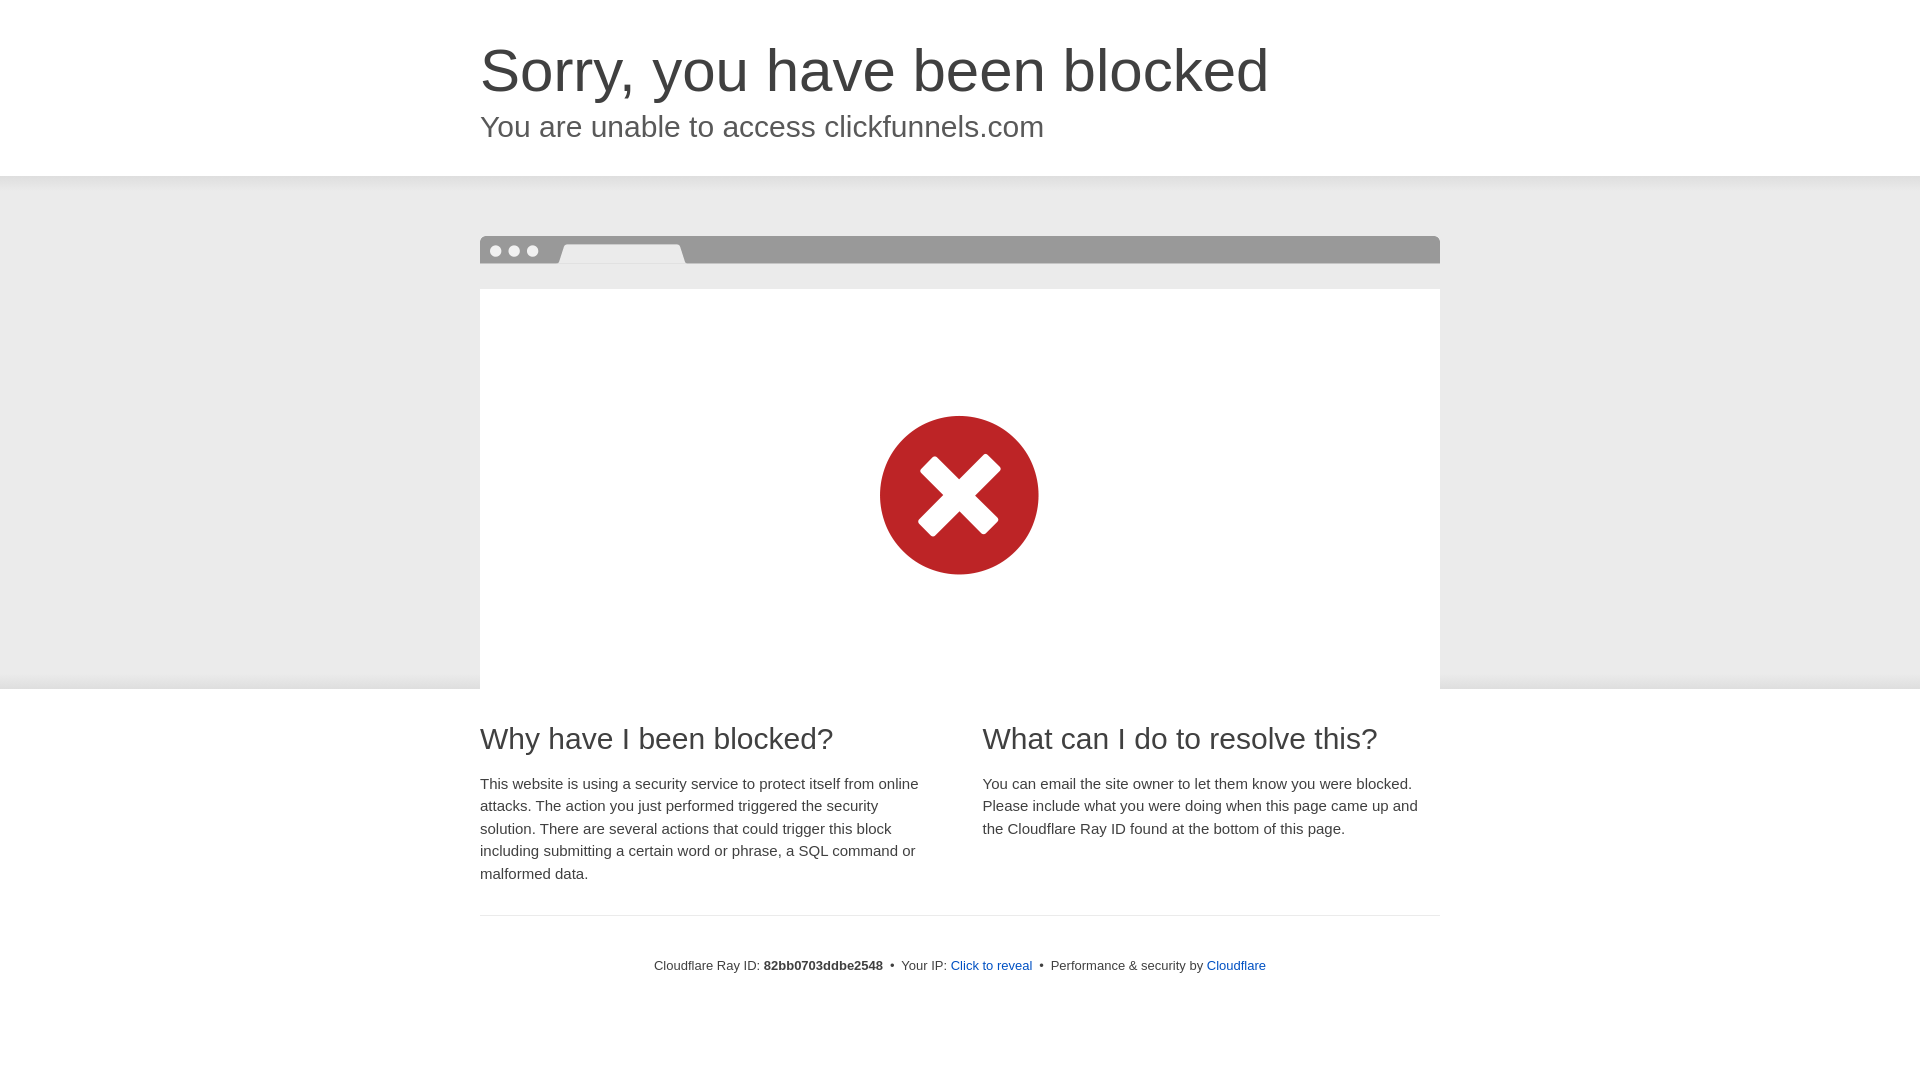 The image size is (1920, 1080). I want to click on 'Cloudflare', so click(1235, 964).